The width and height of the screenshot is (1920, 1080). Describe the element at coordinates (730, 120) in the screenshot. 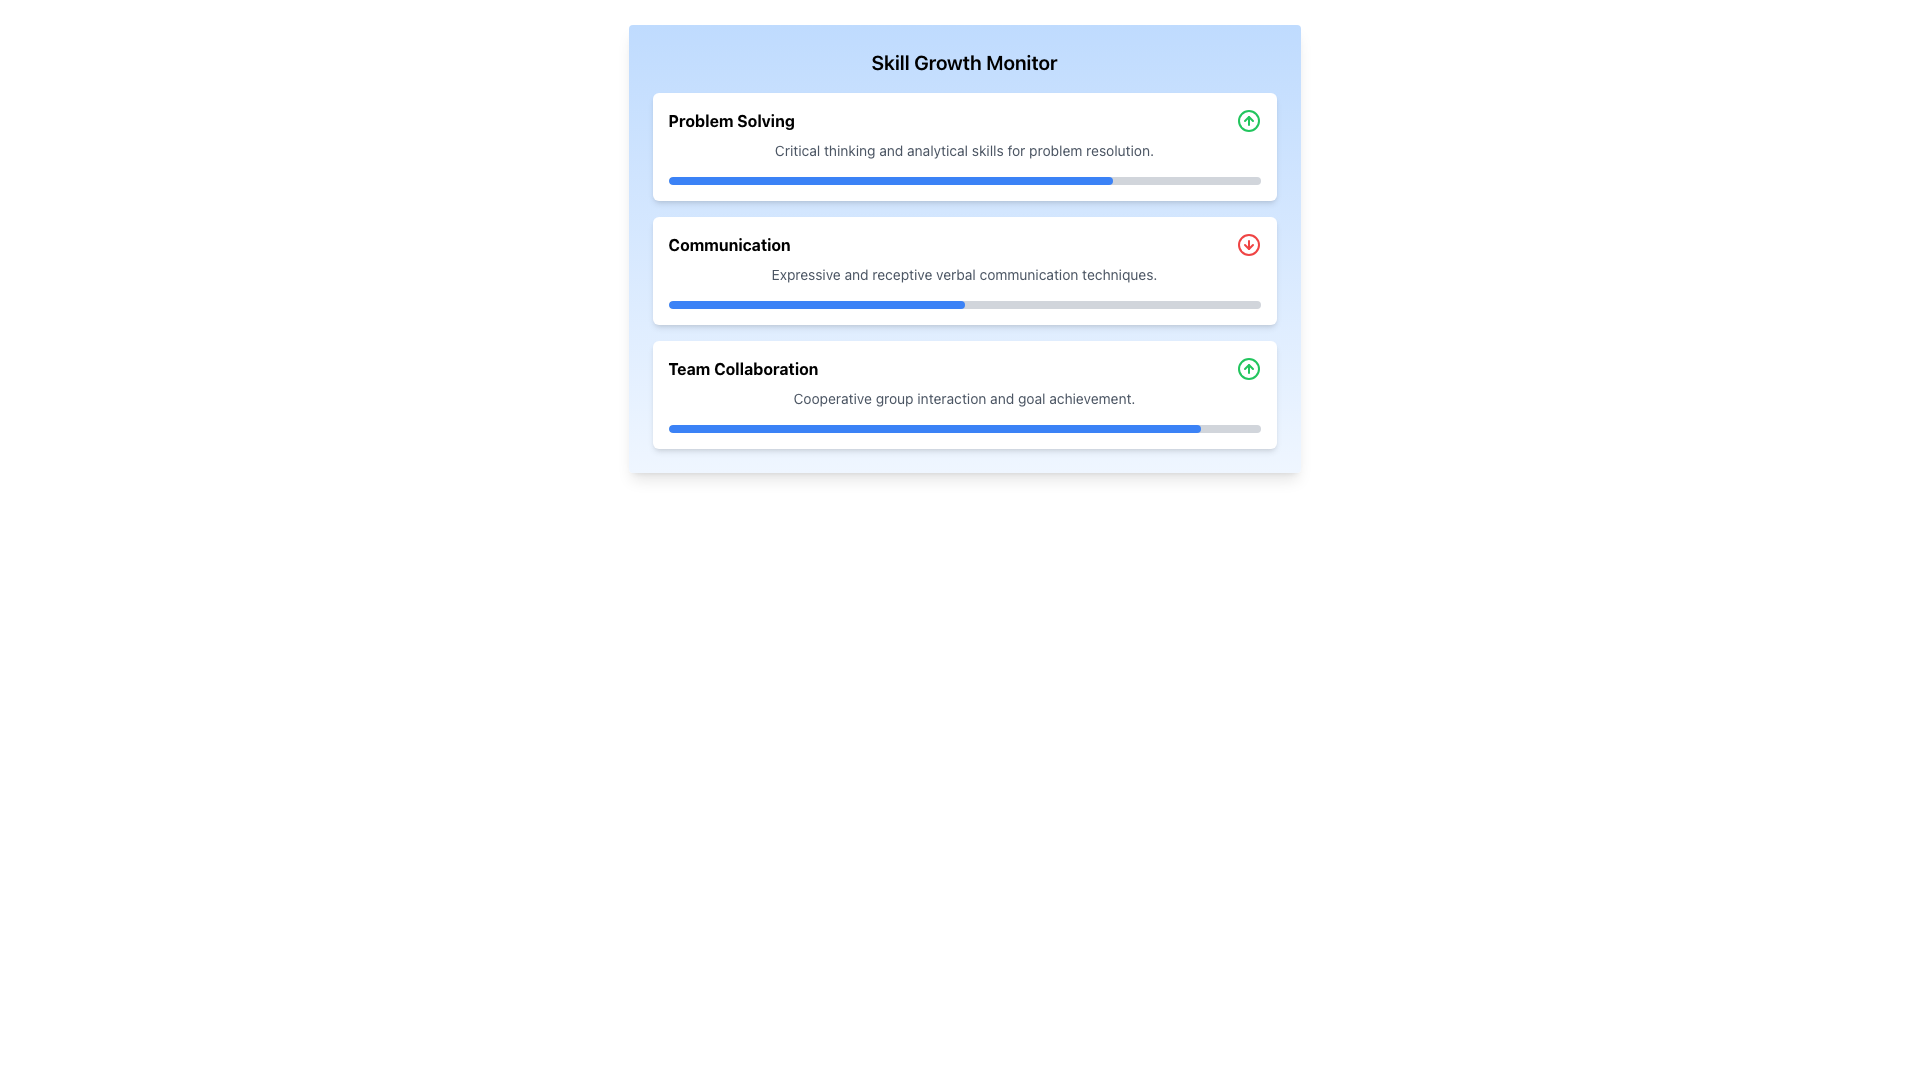

I see `the static text label that serves as a title for the skill category related to problem-solving skills, located at the top-left corner of the bordered card` at that location.